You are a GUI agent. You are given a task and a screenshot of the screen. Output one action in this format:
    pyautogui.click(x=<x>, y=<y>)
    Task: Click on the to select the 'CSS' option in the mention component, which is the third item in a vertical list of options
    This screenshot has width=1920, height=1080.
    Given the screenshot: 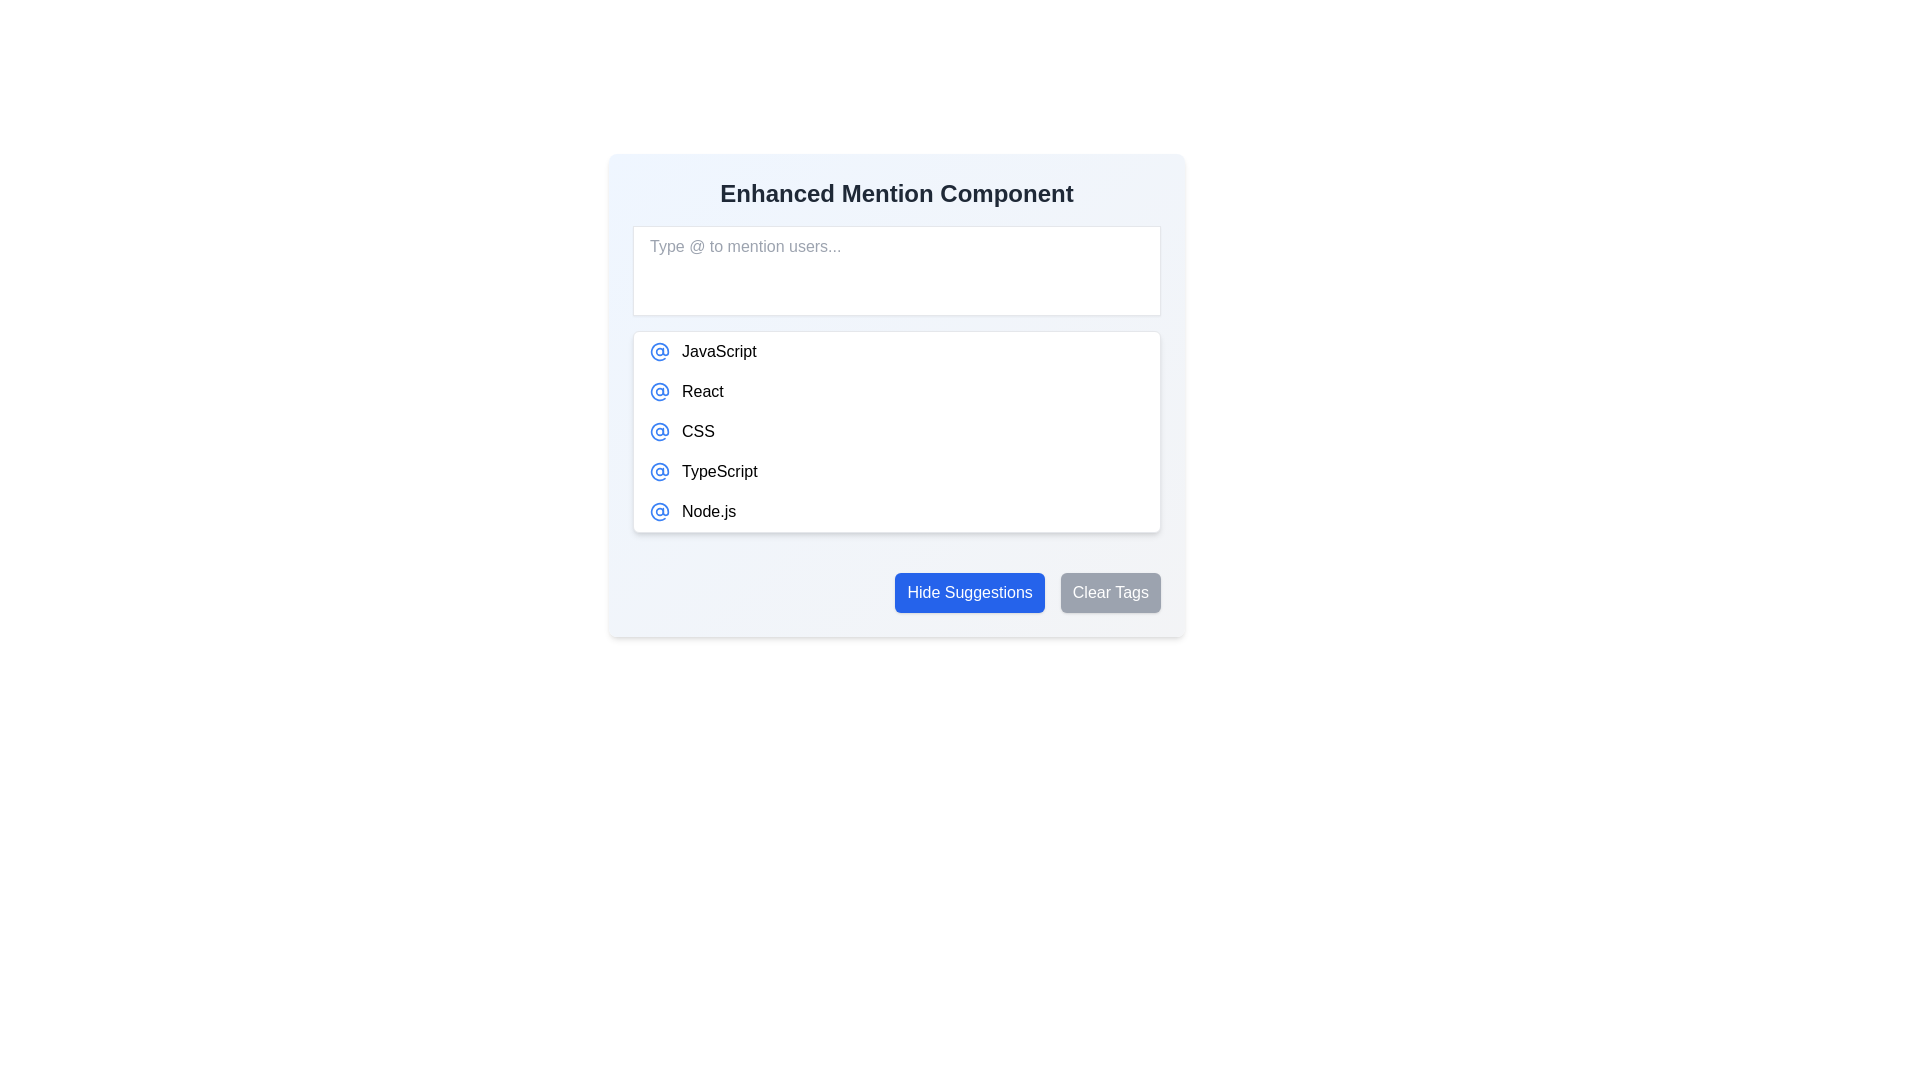 What is the action you would take?
    pyautogui.click(x=896, y=431)
    